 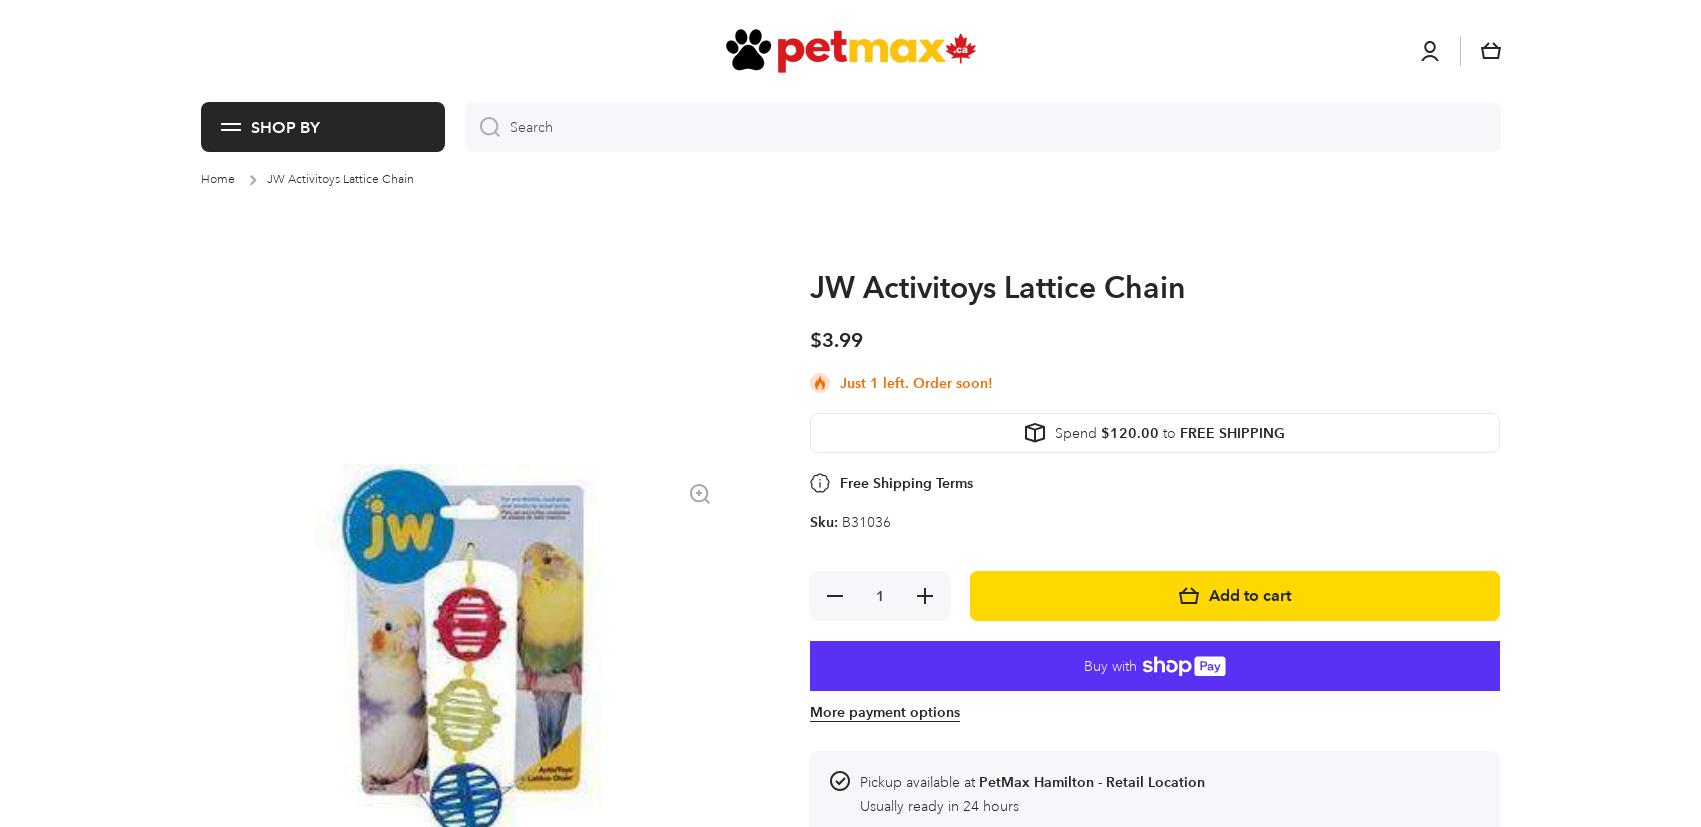 What do you see at coordinates (859, 383) in the screenshot?
I see `'View store information'` at bounding box center [859, 383].